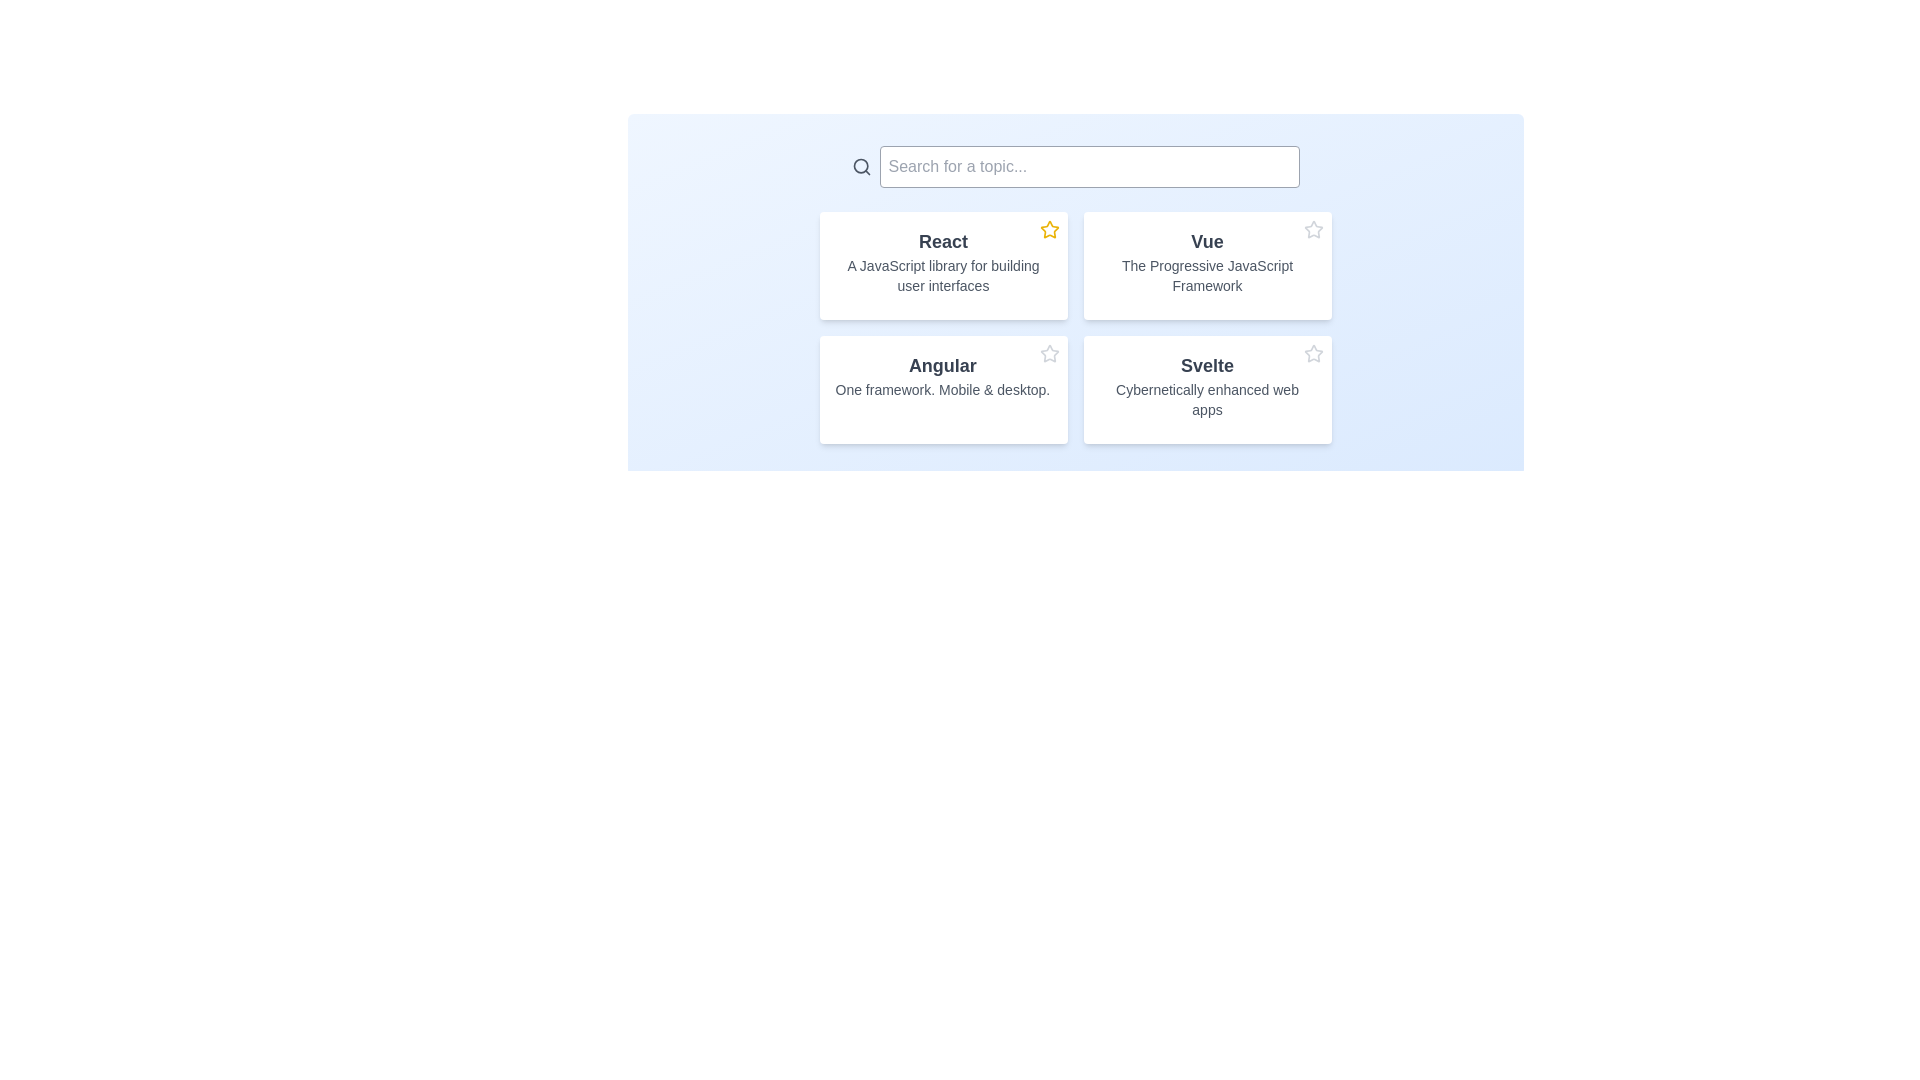 Image resolution: width=1920 pixels, height=1080 pixels. What do you see at coordinates (942, 276) in the screenshot?
I see `the descriptive text located directly beneath the bold title 'React' in the top-left quadrant of the grid layout` at bounding box center [942, 276].